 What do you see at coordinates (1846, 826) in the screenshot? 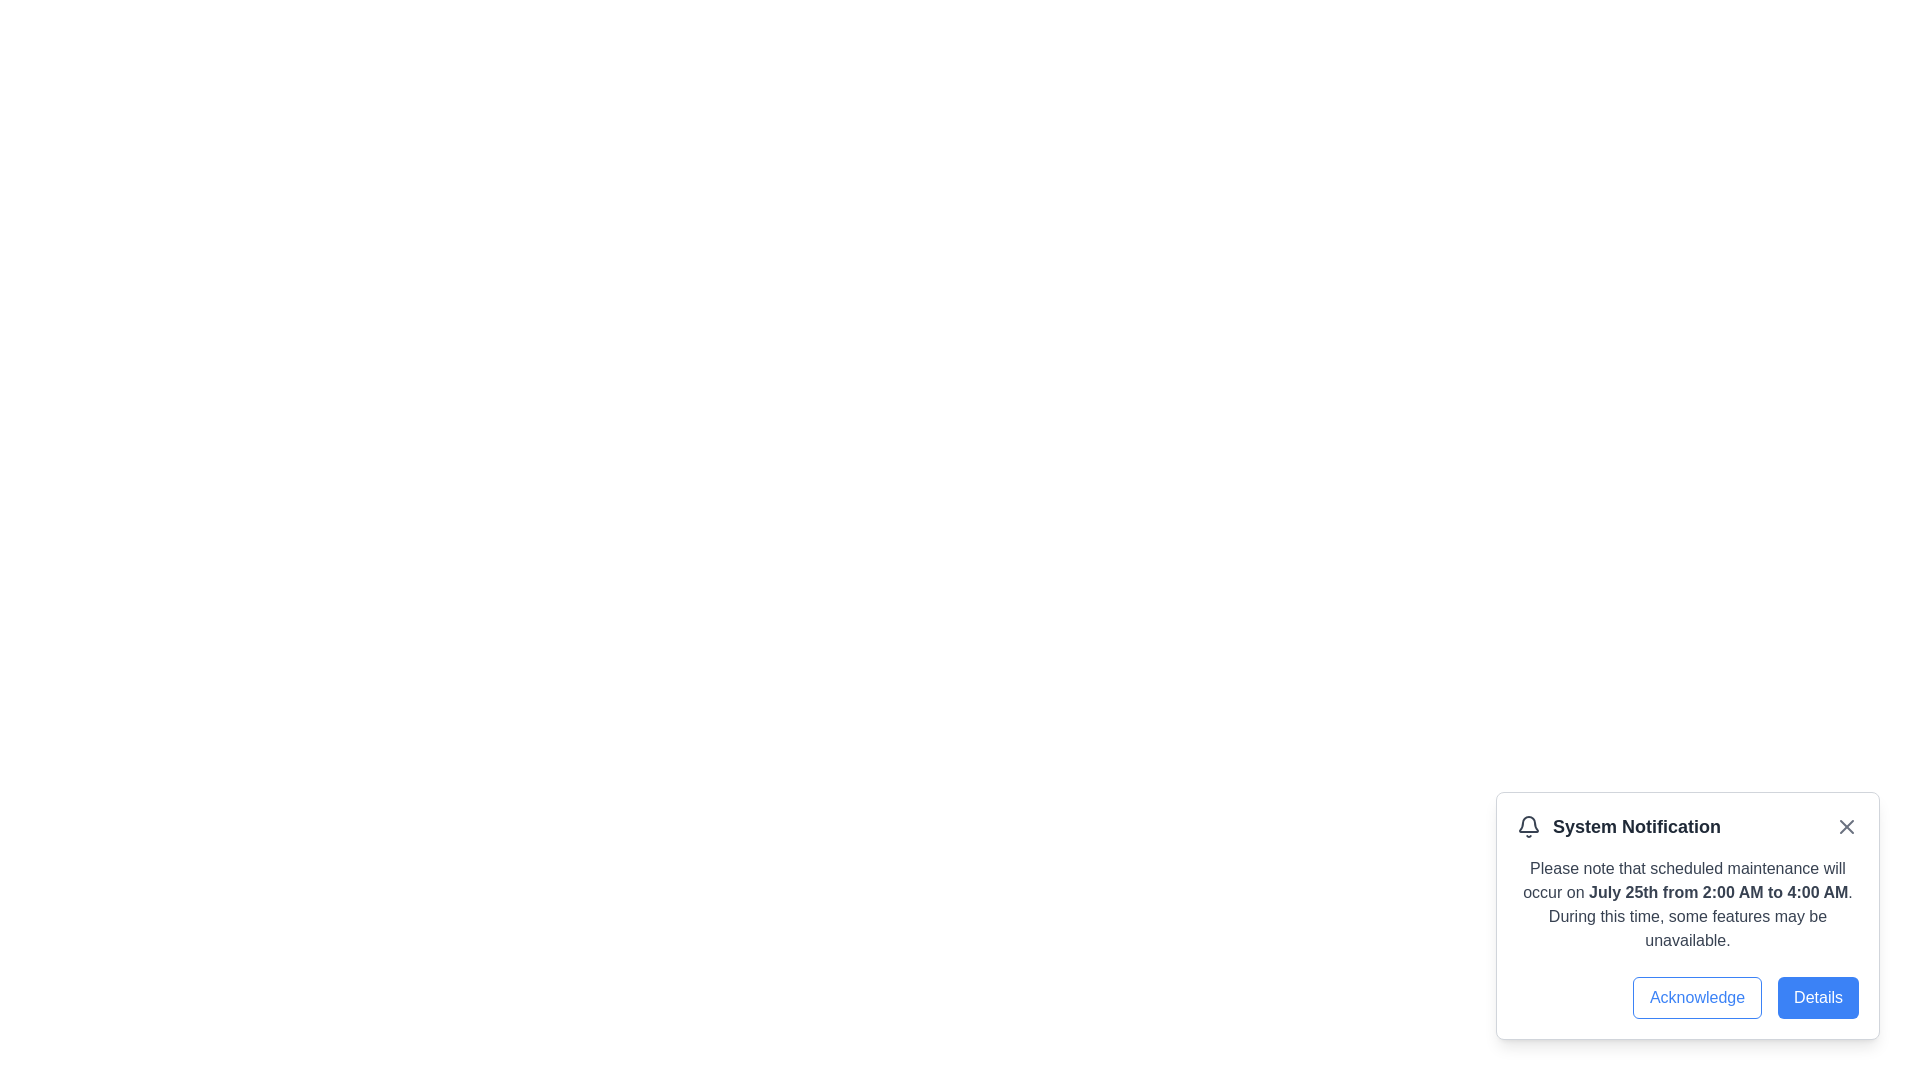
I see `the close button located at the top right corner of the notification modal to change its color` at bounding box center [1846, 826].